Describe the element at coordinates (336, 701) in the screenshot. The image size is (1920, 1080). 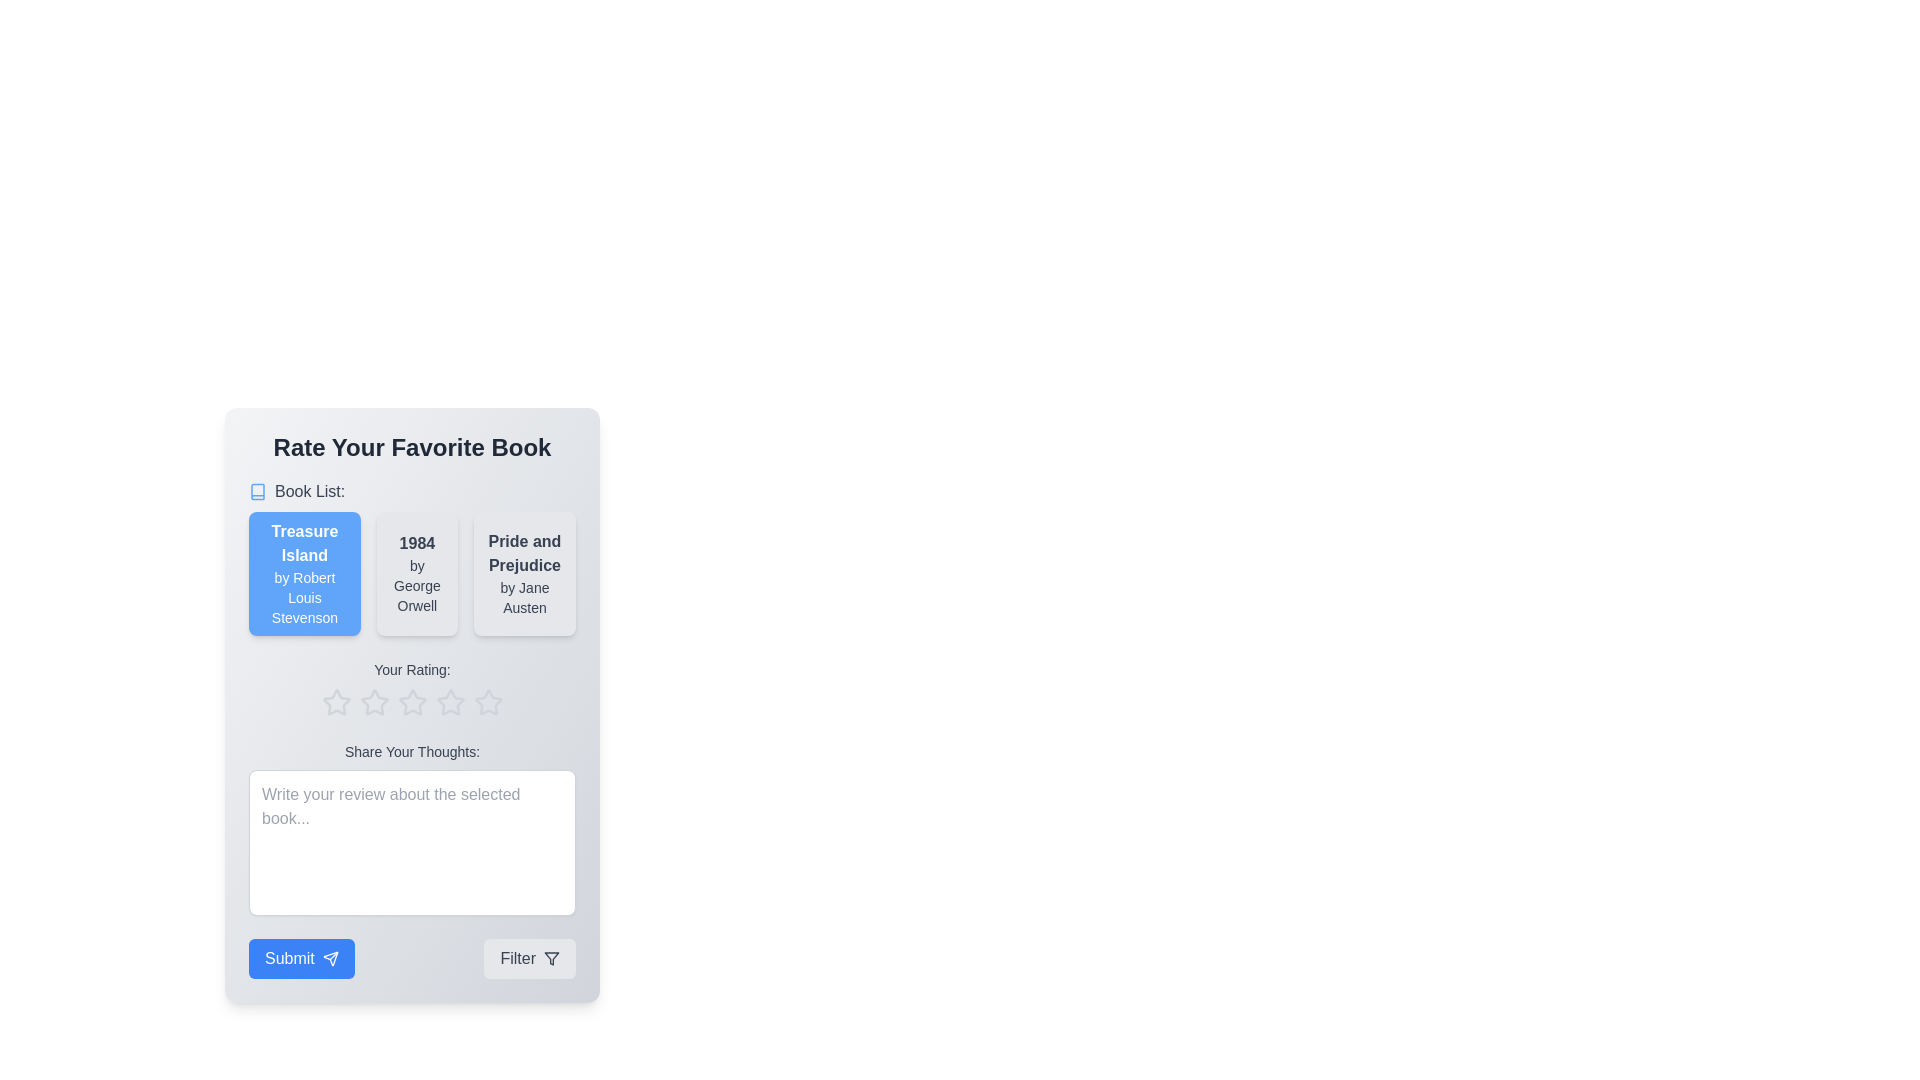
I see `the first star in the five-star rating system to assign a one-star rating` at that location.